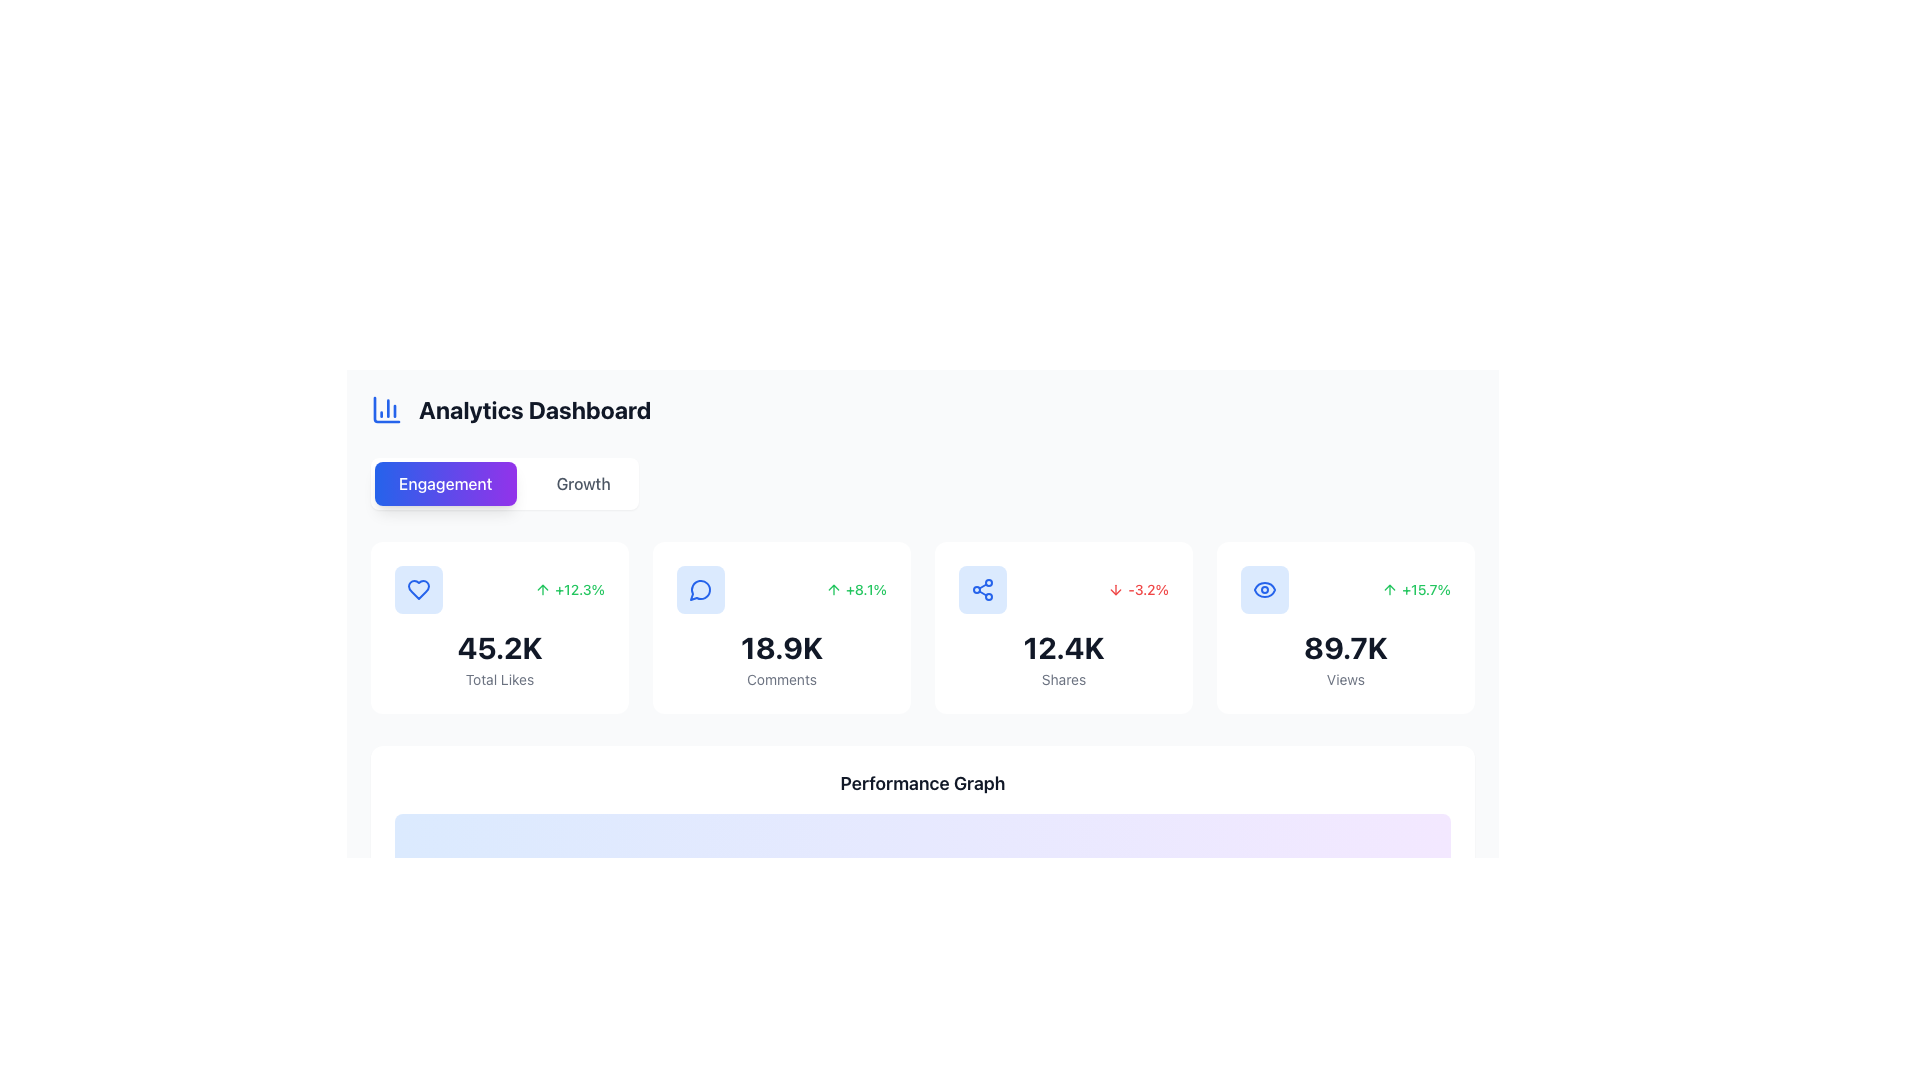  I want to click on the Text label with an accompanying arrow icon that indicates the percentage change for Comments, located above the numerical figure '18.9K' in the second card of horizontally aligned metrics, so click(856, 589).